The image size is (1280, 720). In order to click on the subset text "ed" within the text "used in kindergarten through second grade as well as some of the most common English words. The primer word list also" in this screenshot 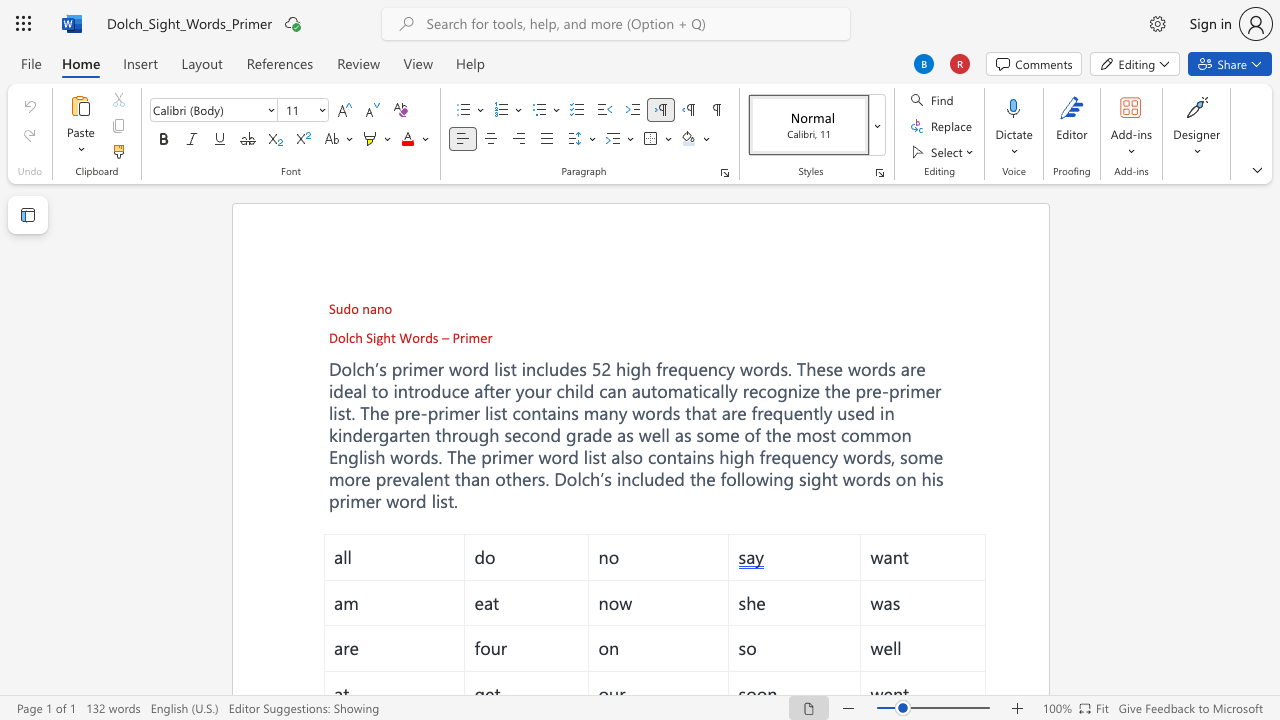, I will do `click(855, 411)`.